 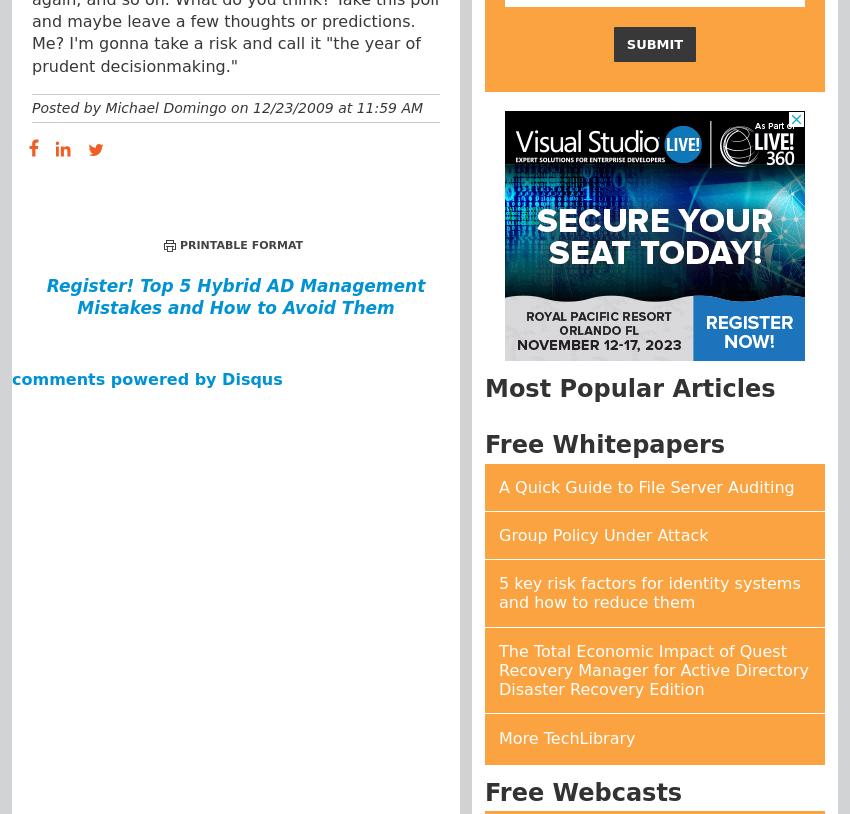 What do you see at coordinates (583, 792) in the screenshot?
I see `'Free Webcasts'` at bounding box center [583, 792].